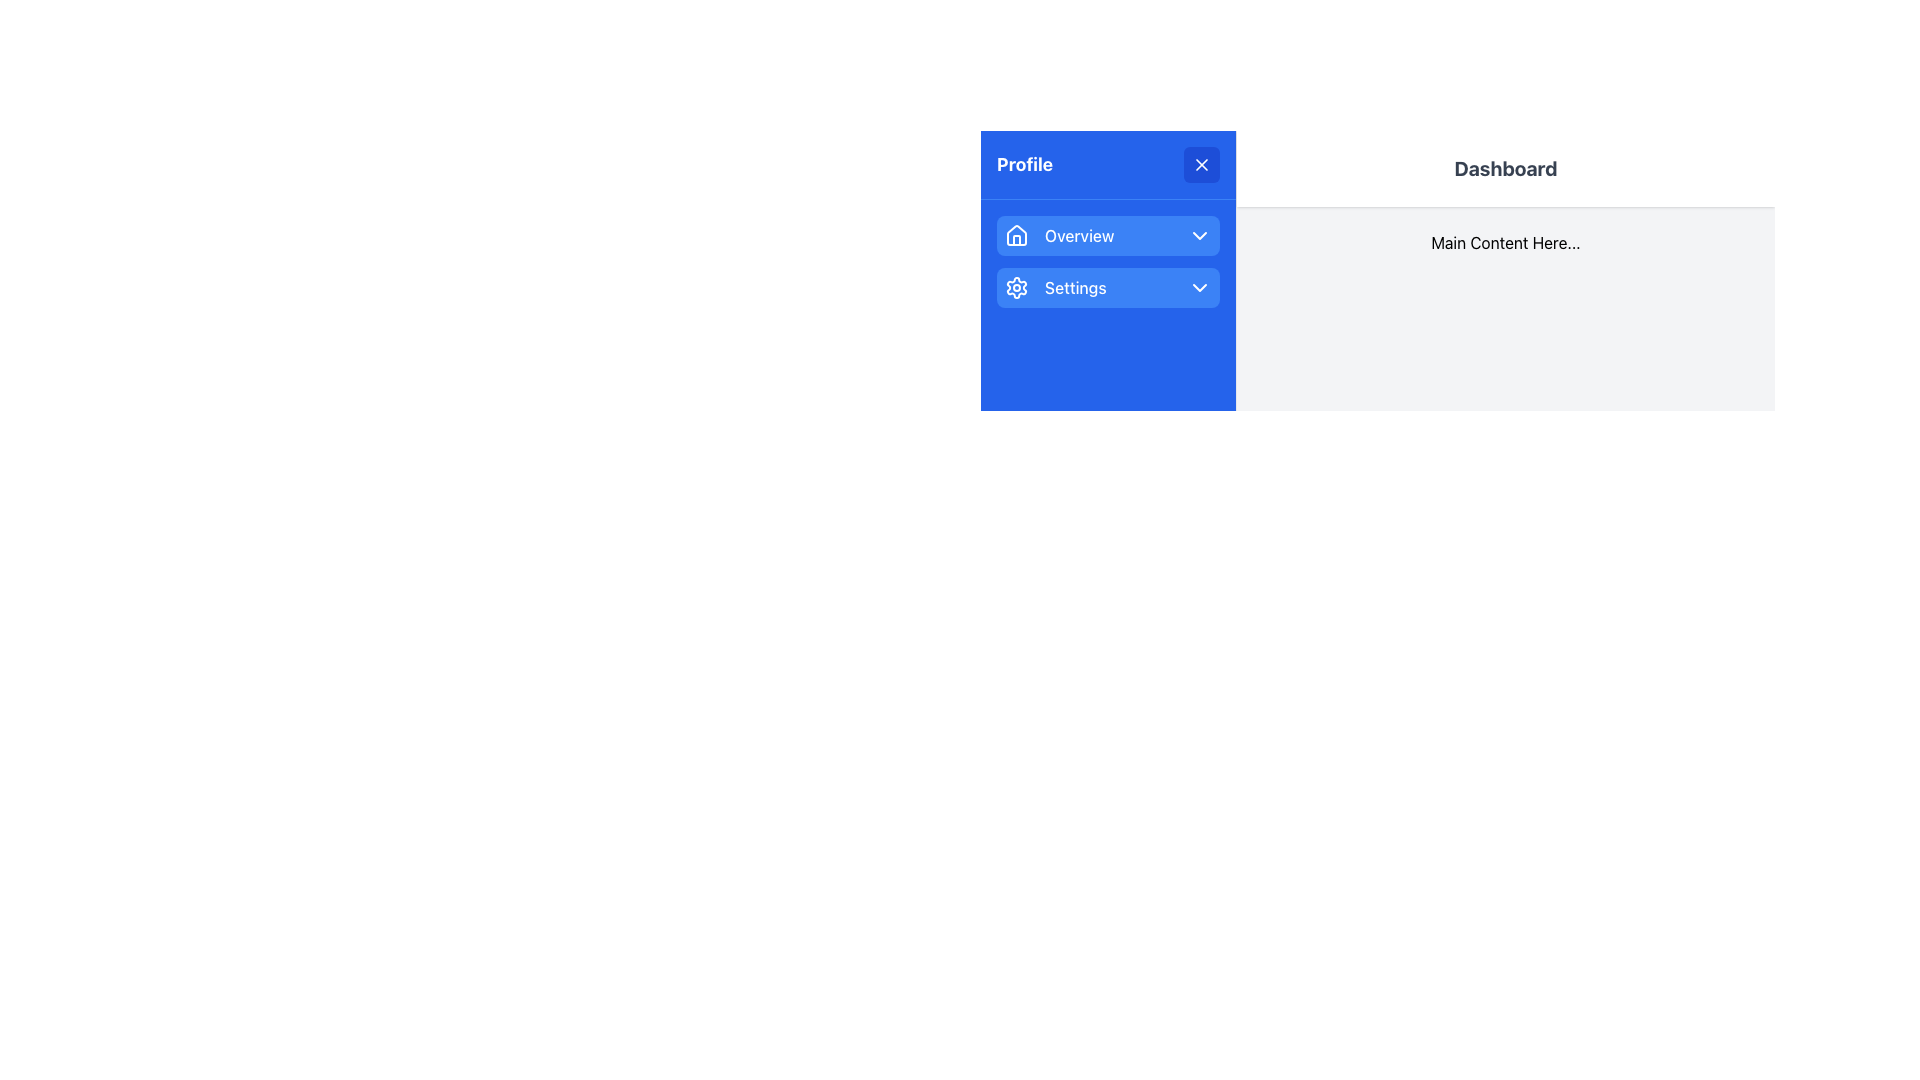 The height and width of the screenshot is (1080, 1920). Describe the element at coordinates (1017, 239) in the screenshot. I see `the house icon located` at that location.